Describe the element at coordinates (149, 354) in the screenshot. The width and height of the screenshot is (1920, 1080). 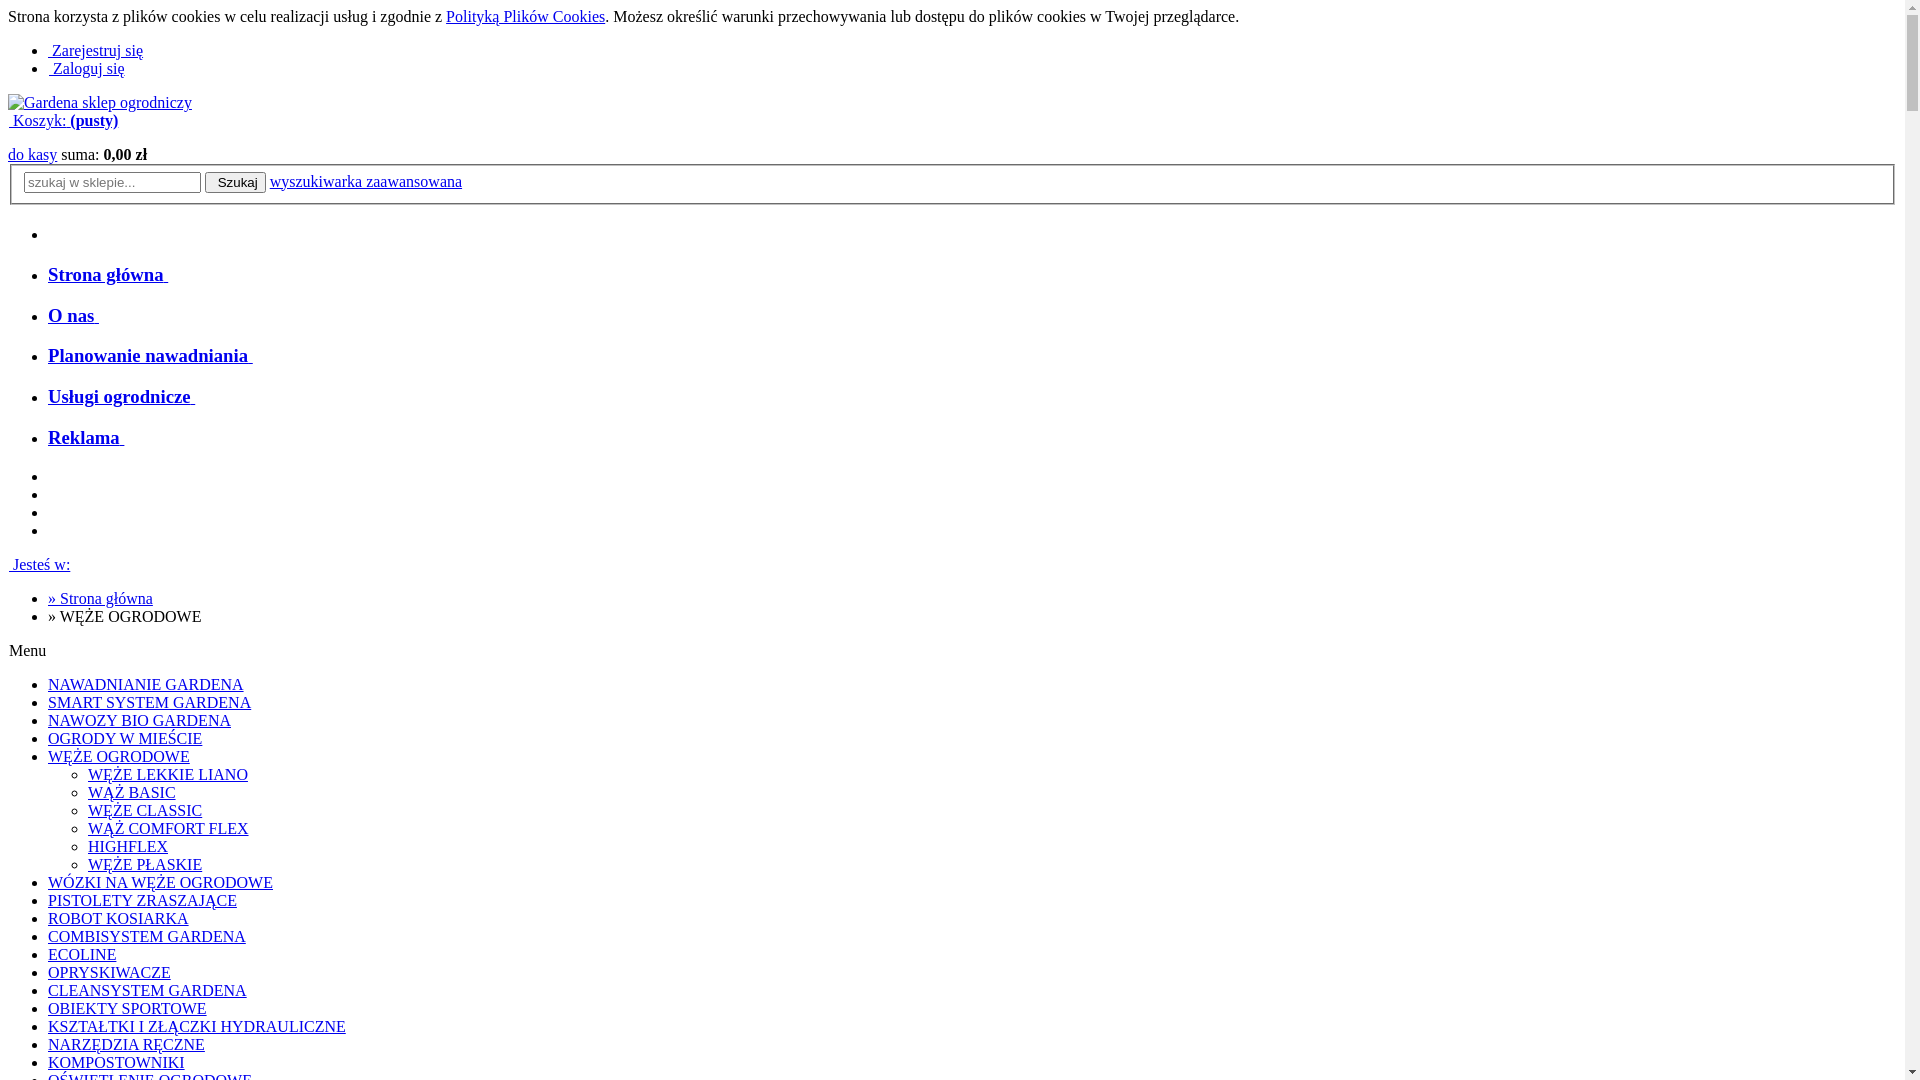
I see `'Planowanie nawadniania'` at that location.